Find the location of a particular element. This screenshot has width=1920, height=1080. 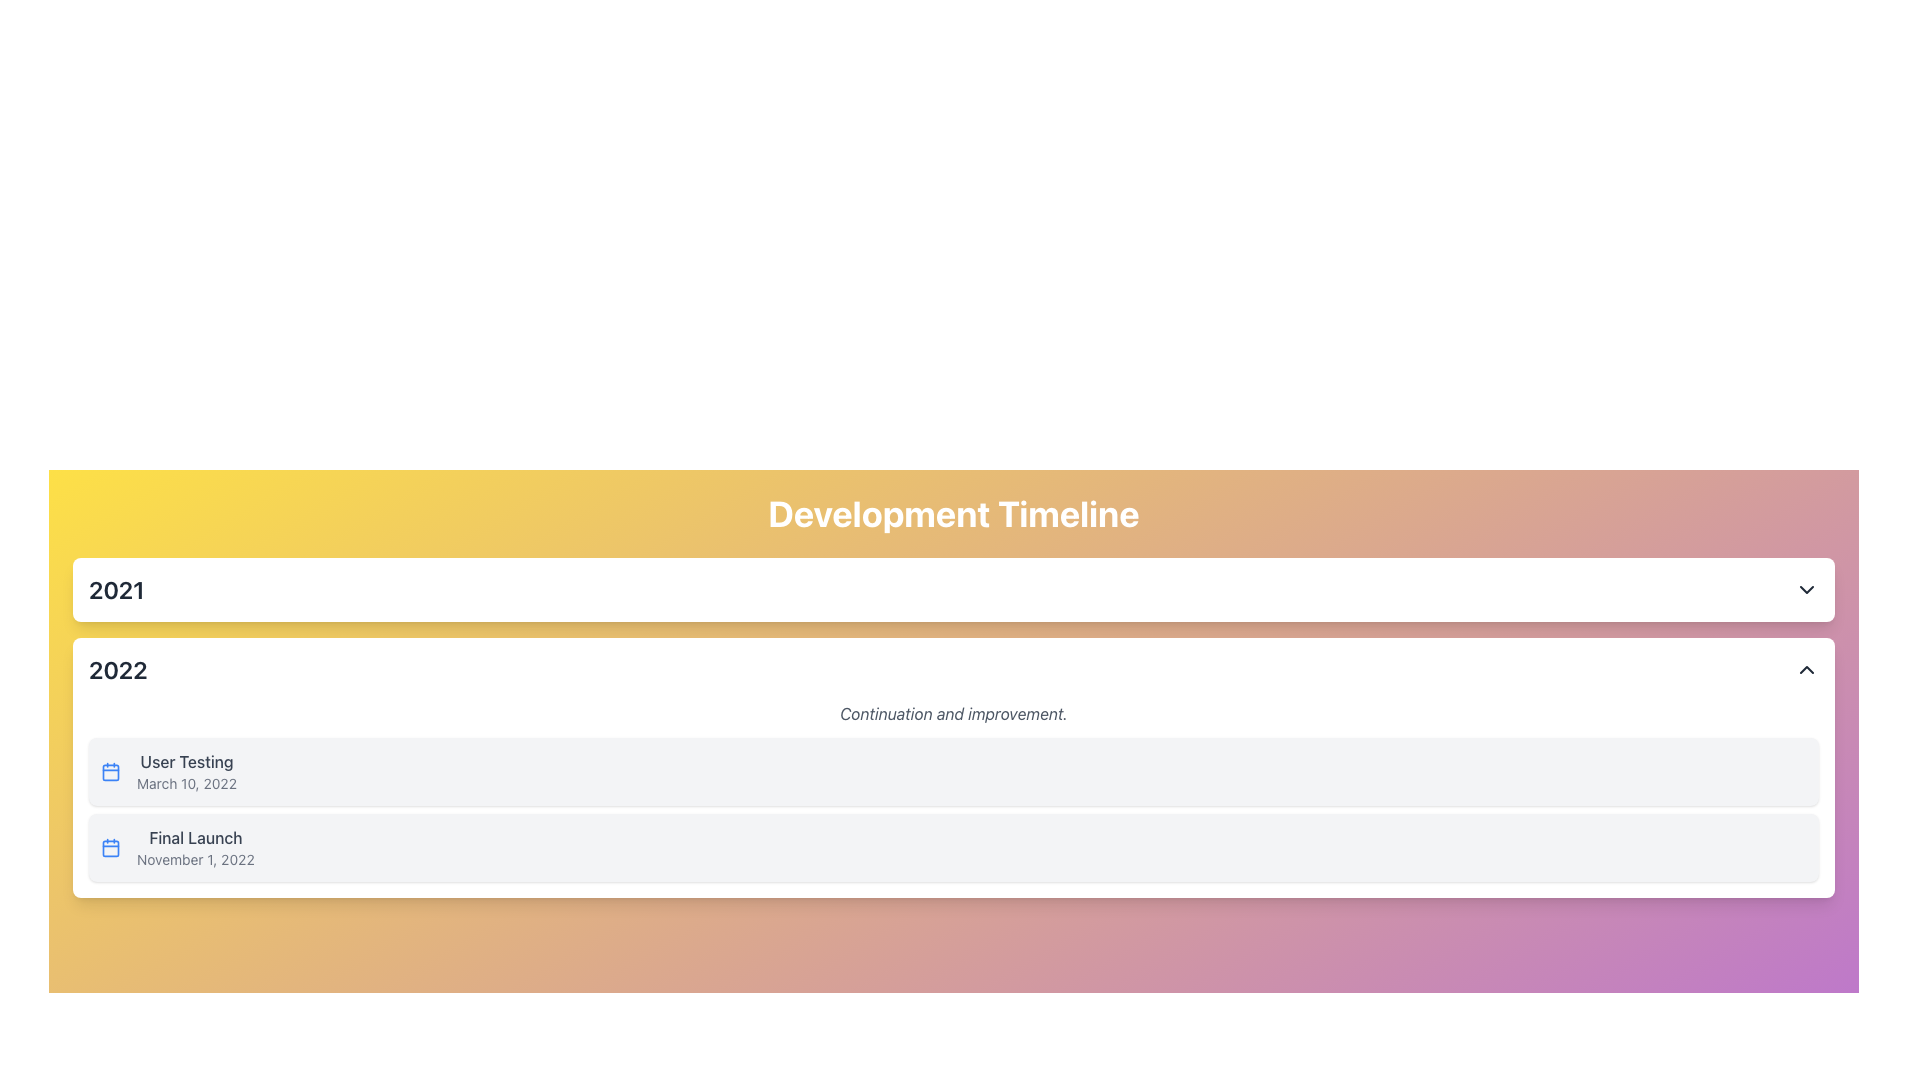

the calendar icon located to the left of the text 'Final Launch November 1, 2022', which is part of a rounded rectangular card in the timeline entry for the year '2022' is located at coordinates (109, 848).